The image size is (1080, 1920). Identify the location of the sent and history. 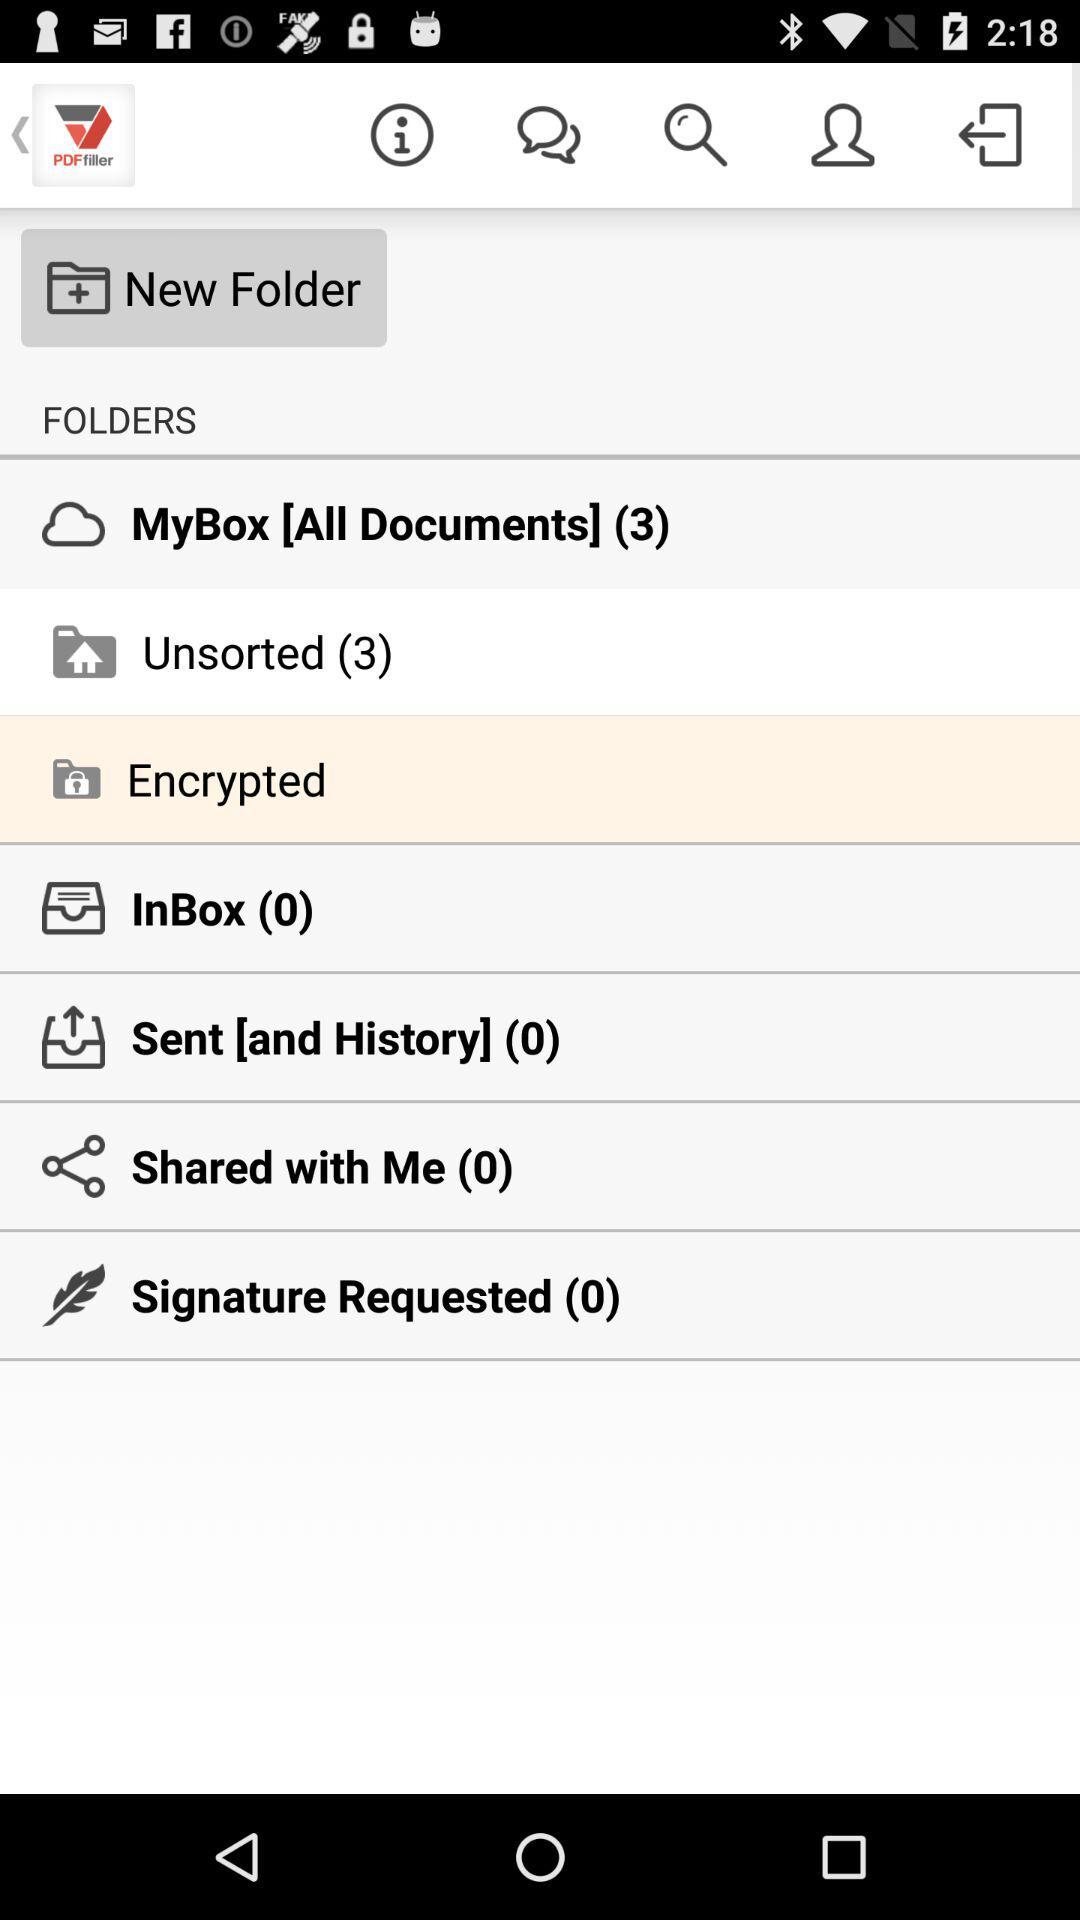
(540, 1037).